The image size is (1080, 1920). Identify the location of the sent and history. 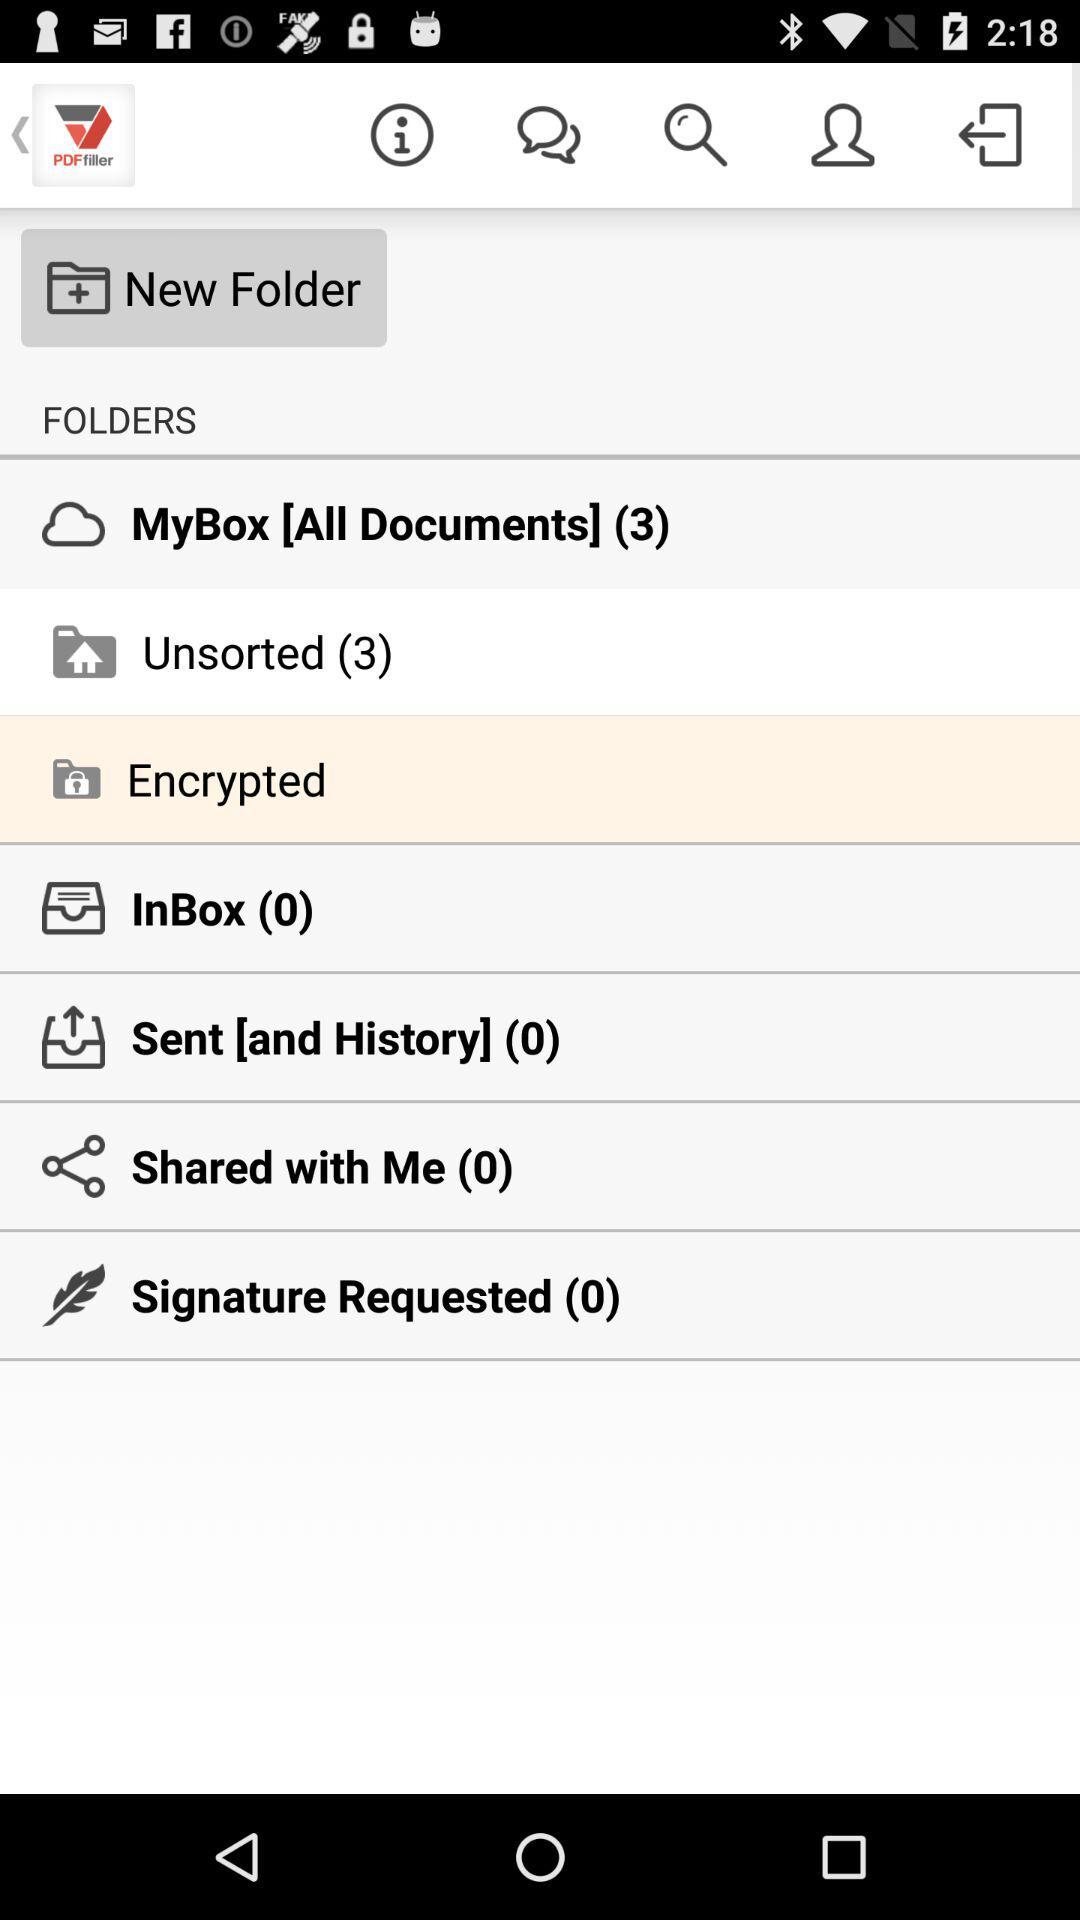
(540, 1037).